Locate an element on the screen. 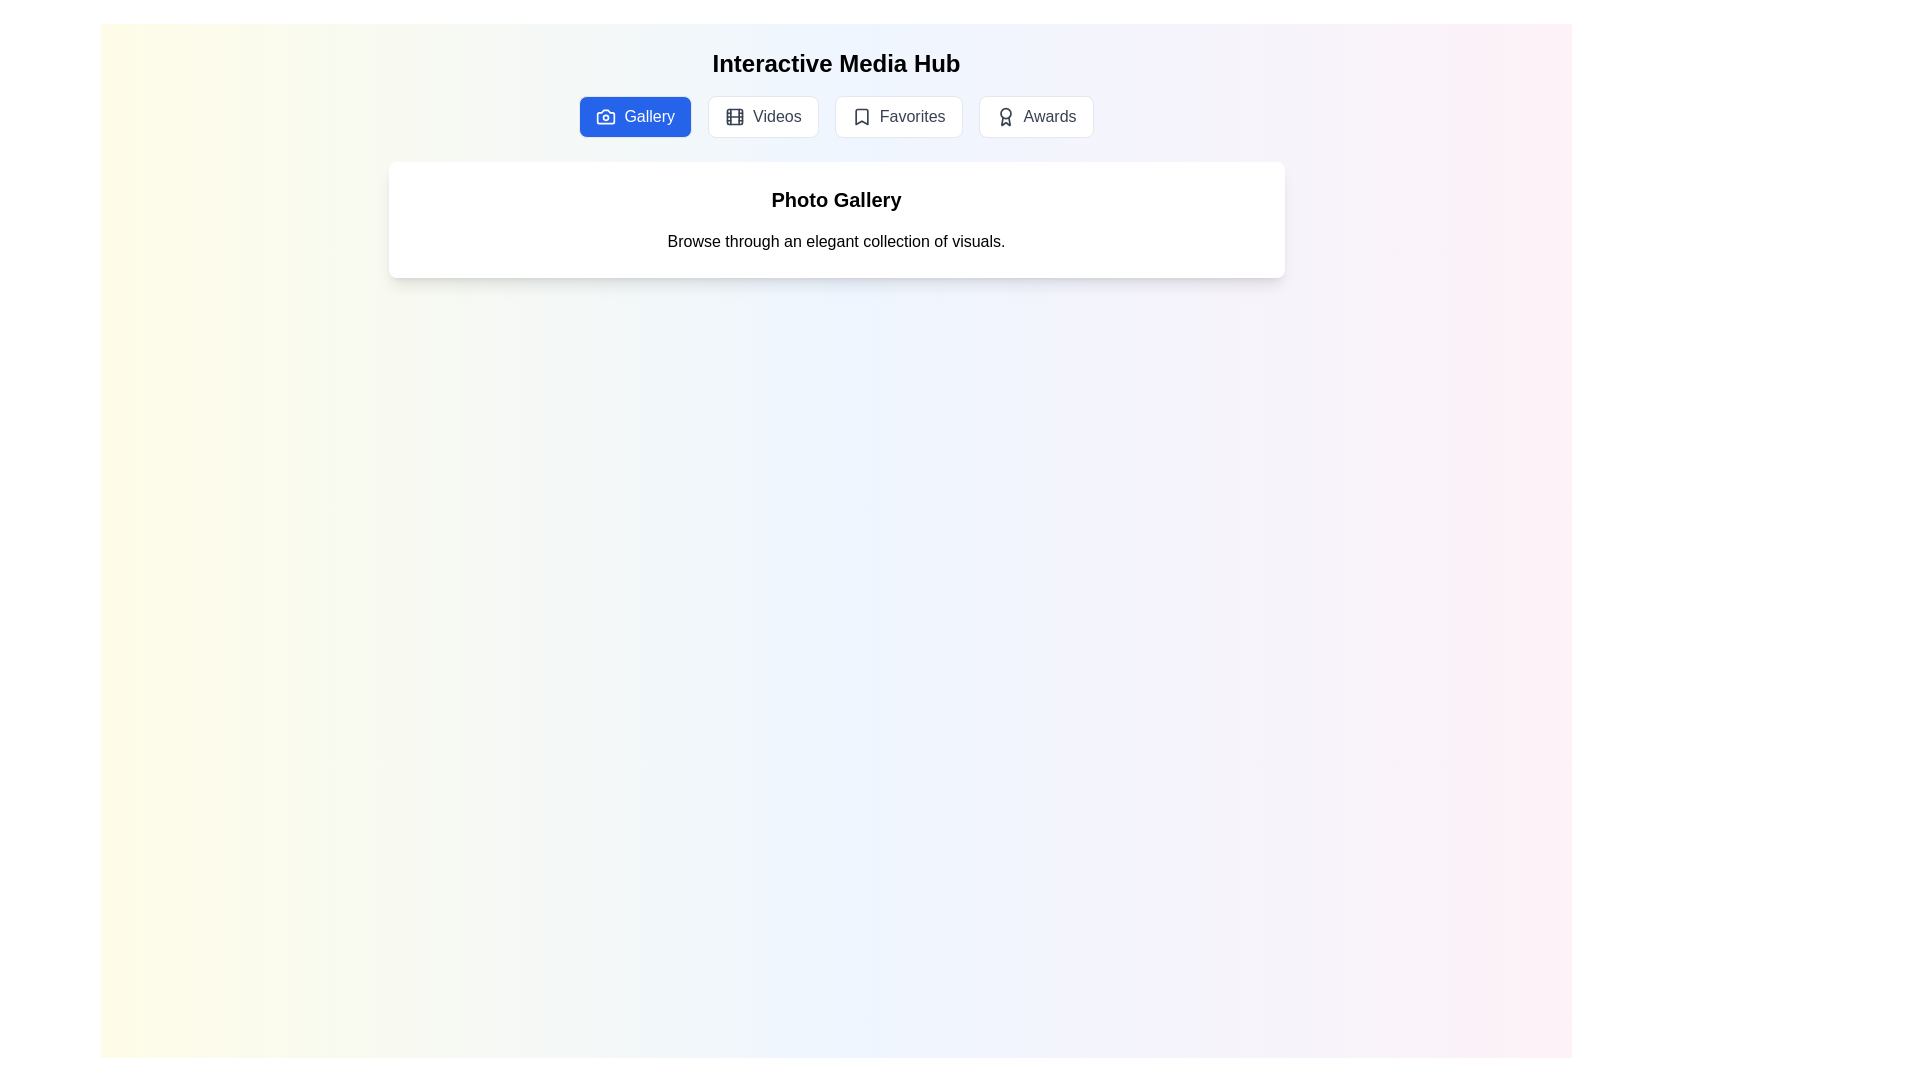  the 'Favorites' button, which is a rectangular button with rounded corners displaying a bookmark icon and the text 'Favorites', located in the top center menu bar is located at coordinates (897, 116).